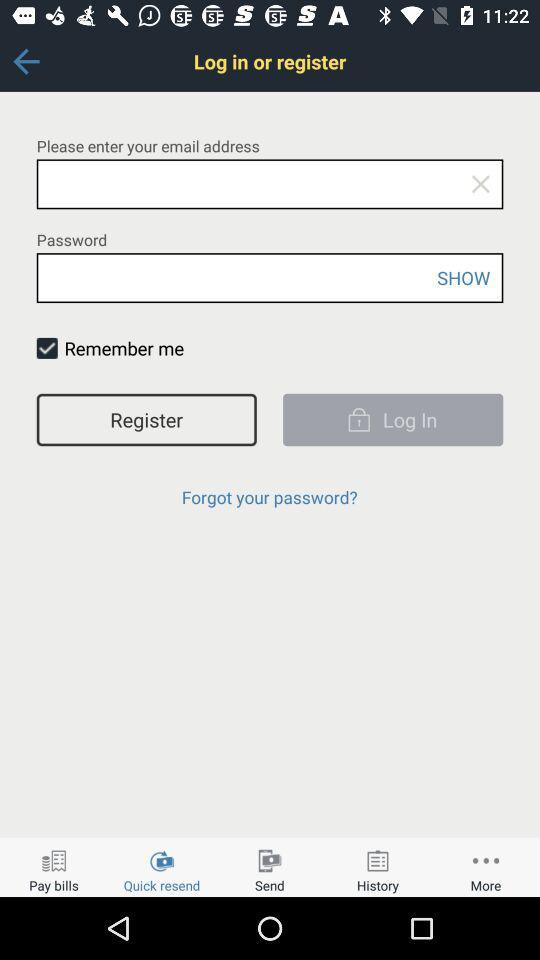 This screenshot has height=960, width=540. Describe the element at coordinates (47, 348) in the screenshot. I see `check mark box` at that location.